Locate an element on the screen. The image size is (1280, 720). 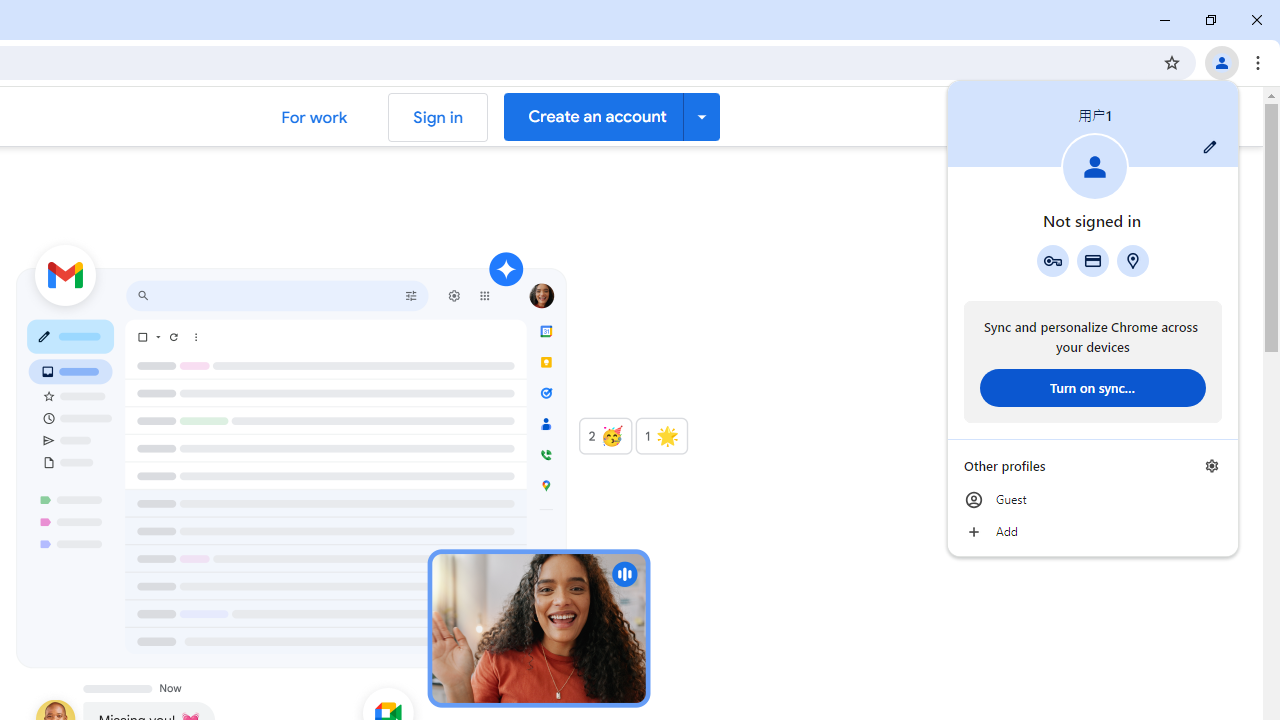
'Addresses and more' is located at coordinates (1133, 260).